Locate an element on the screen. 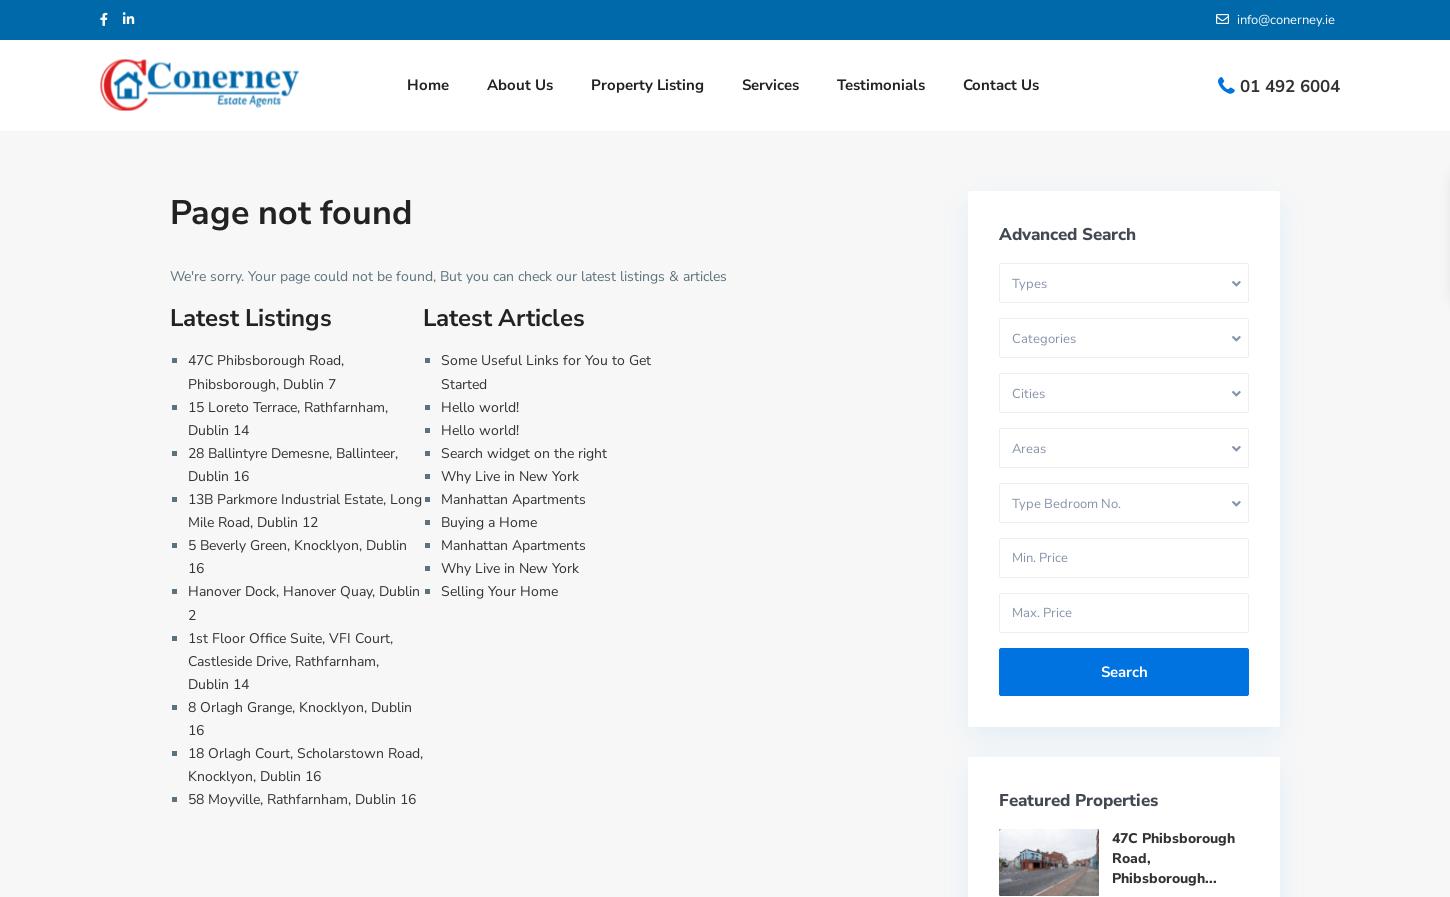 Image resolution: width=1450 pixels, height=897 pixels. 'Home' is located at coordinates (426, 84).